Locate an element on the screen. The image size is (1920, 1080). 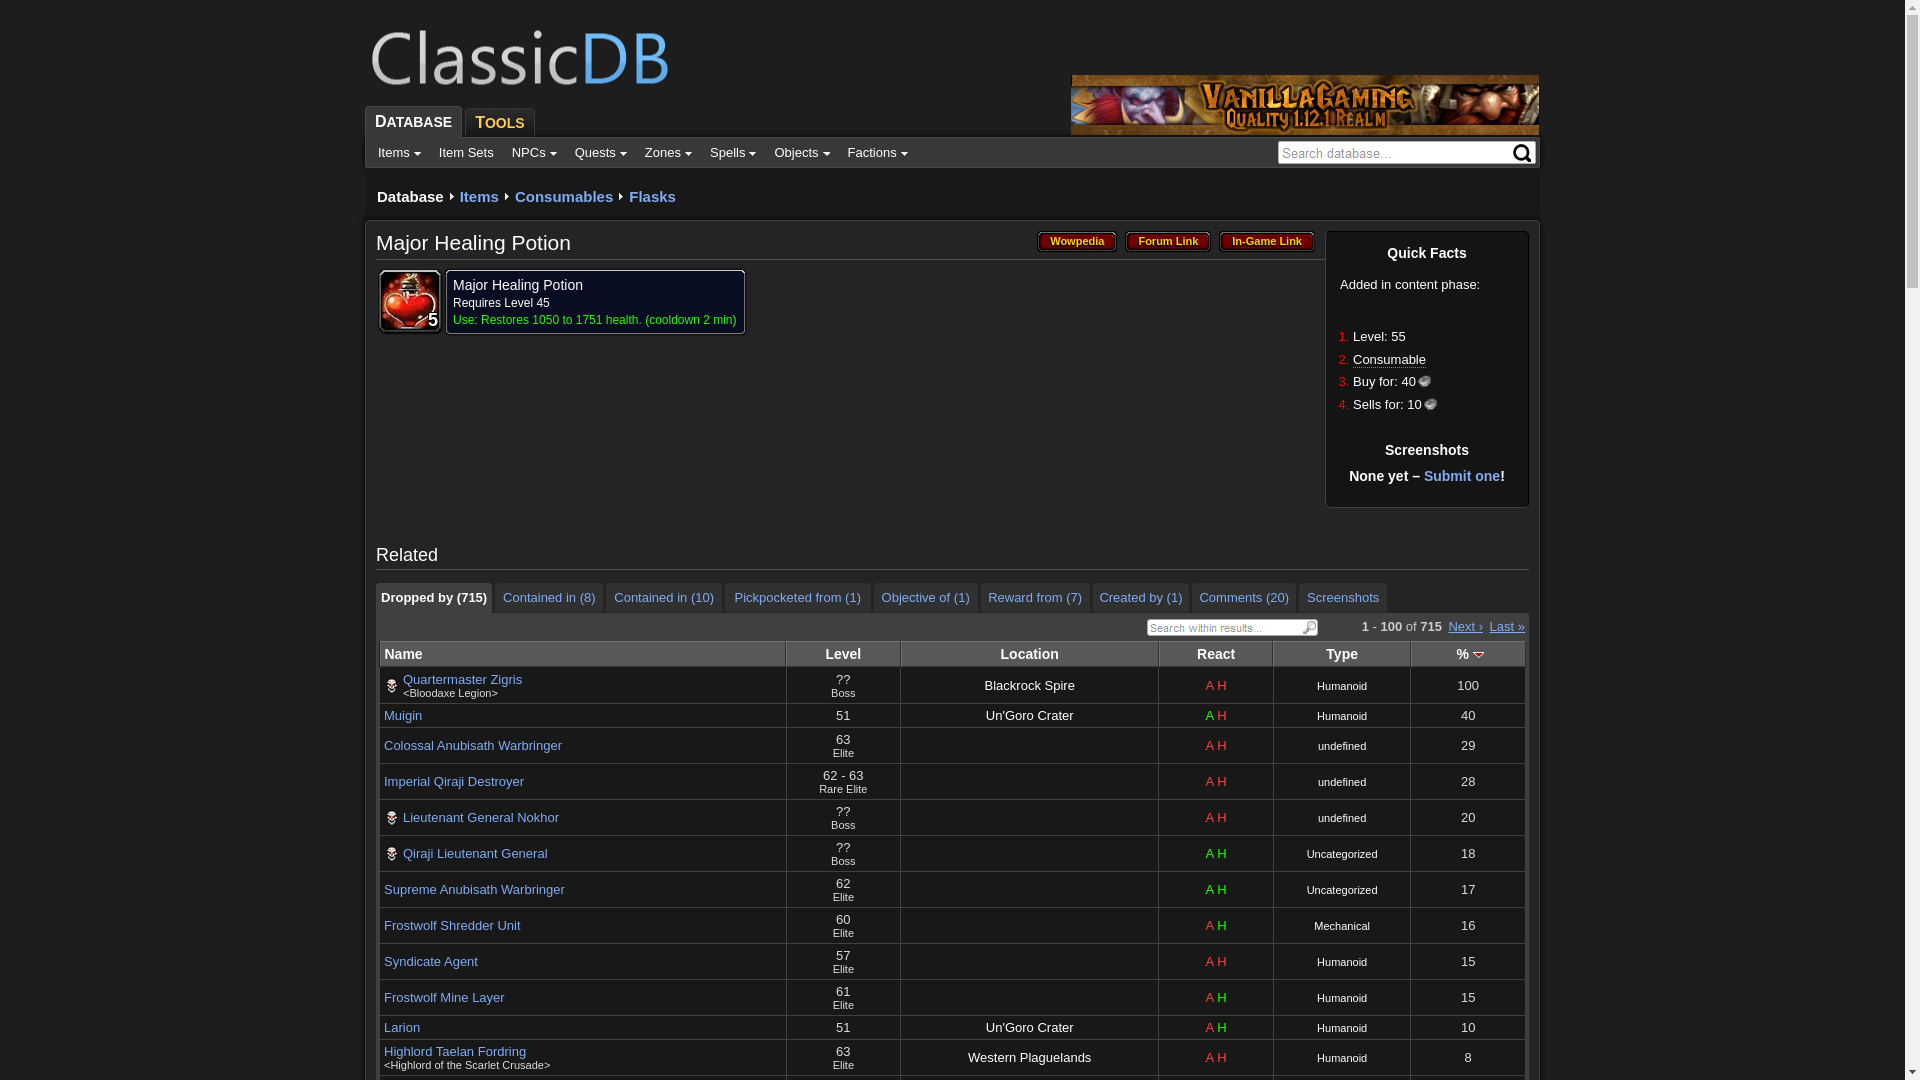
'Colossal Anubisath Warbringer' is located at coordinates (472, 745).